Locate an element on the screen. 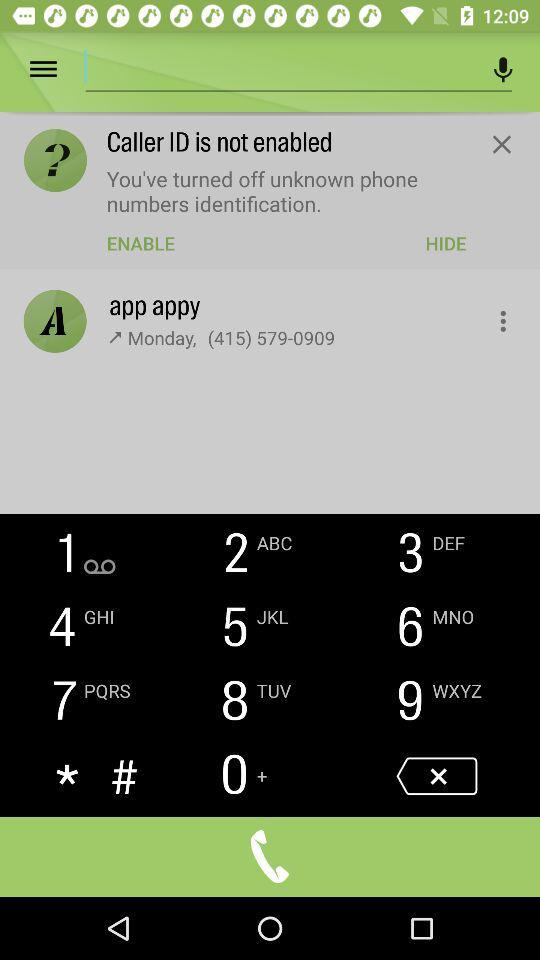 Image resolution: width=540 pixels, height=960 pixels. open menu is located at coordinates (57, 69).